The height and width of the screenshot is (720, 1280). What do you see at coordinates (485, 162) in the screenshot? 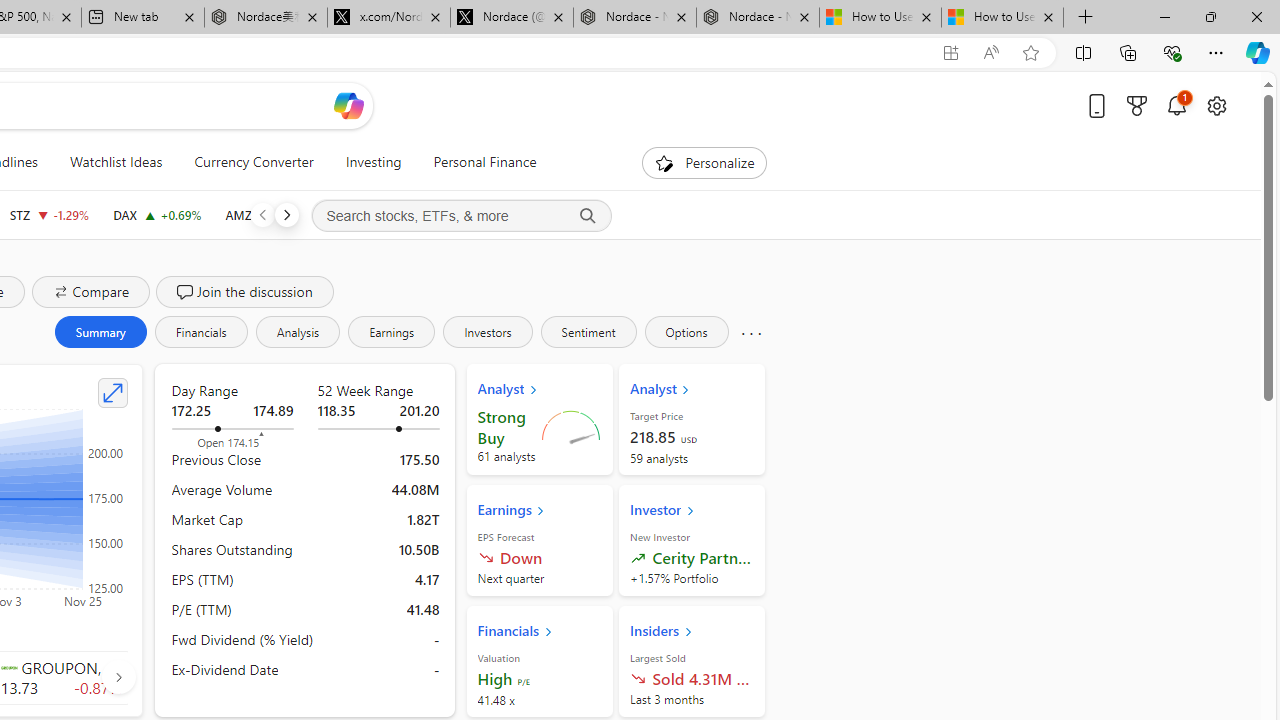
I see `'Personal Finance'` at bounding box center [485, 162].